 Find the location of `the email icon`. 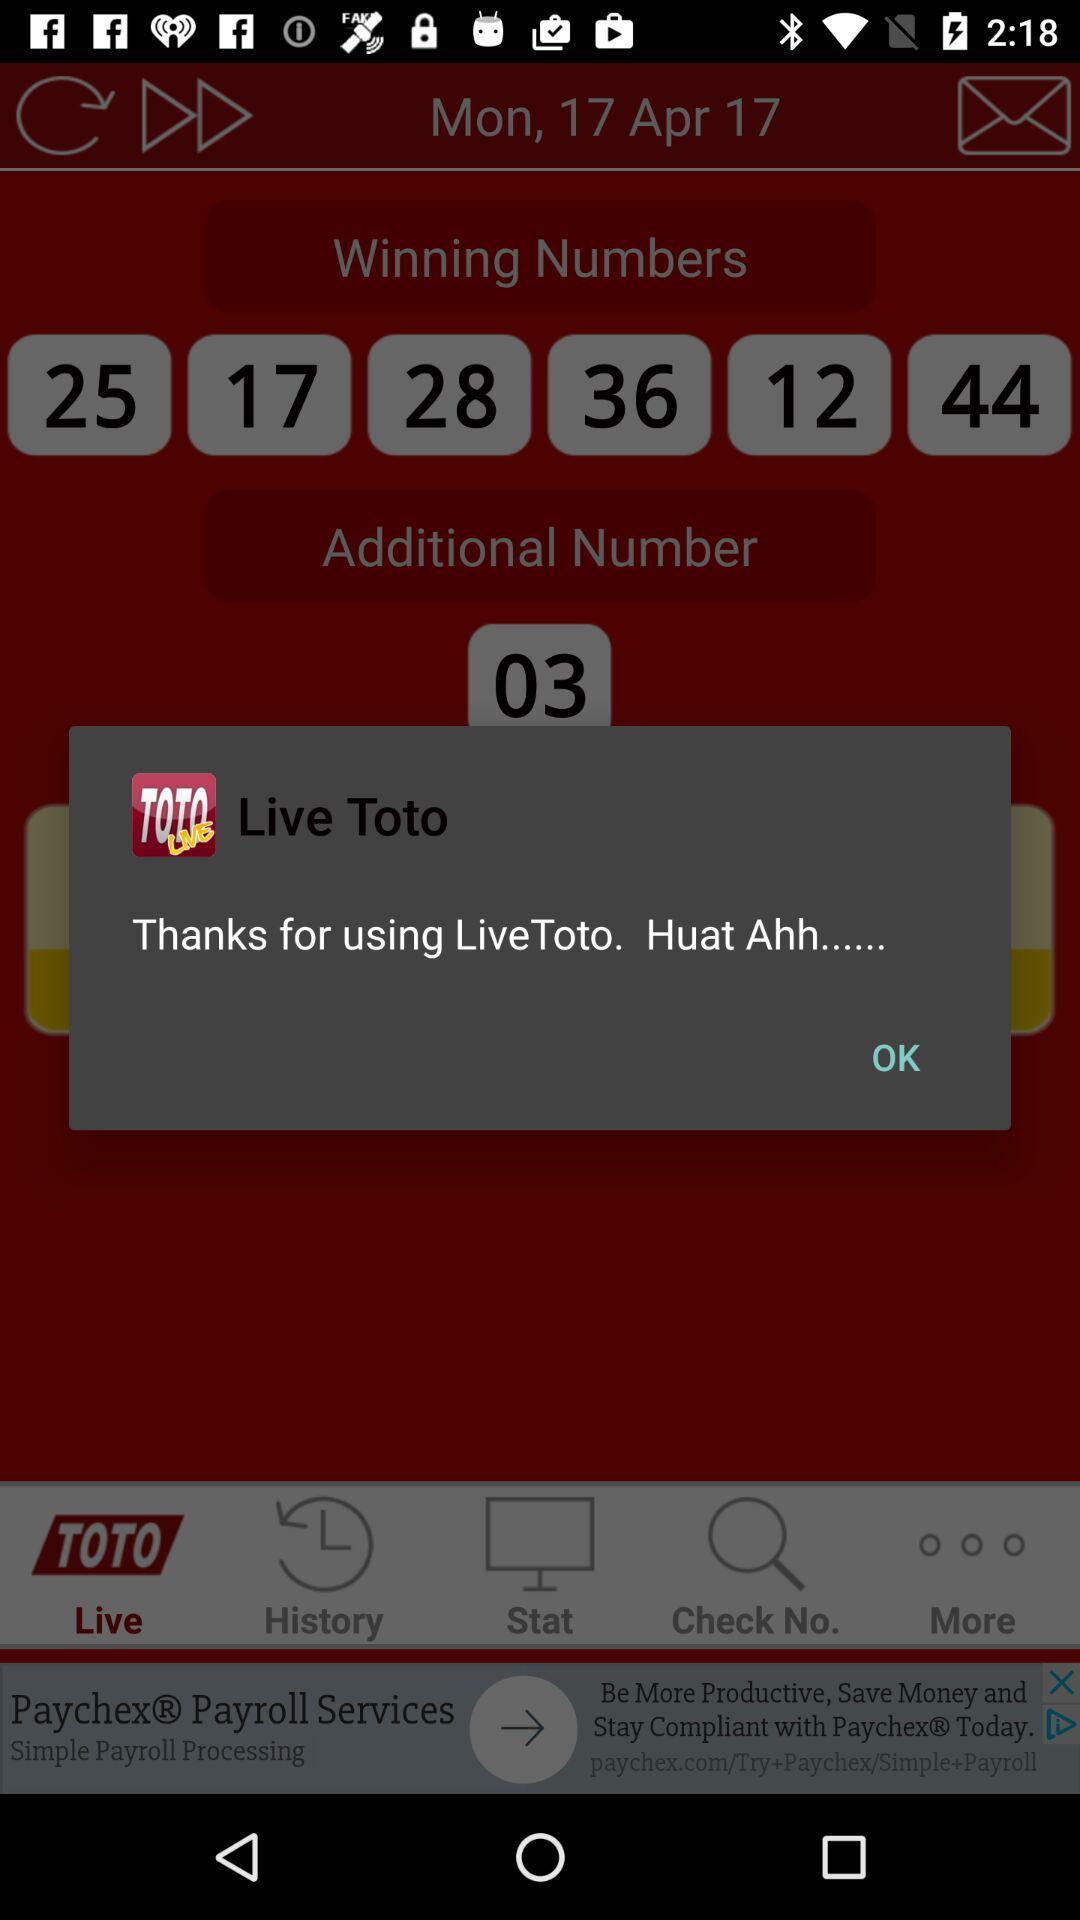

the email icon is located at coordinates (1014, 114).